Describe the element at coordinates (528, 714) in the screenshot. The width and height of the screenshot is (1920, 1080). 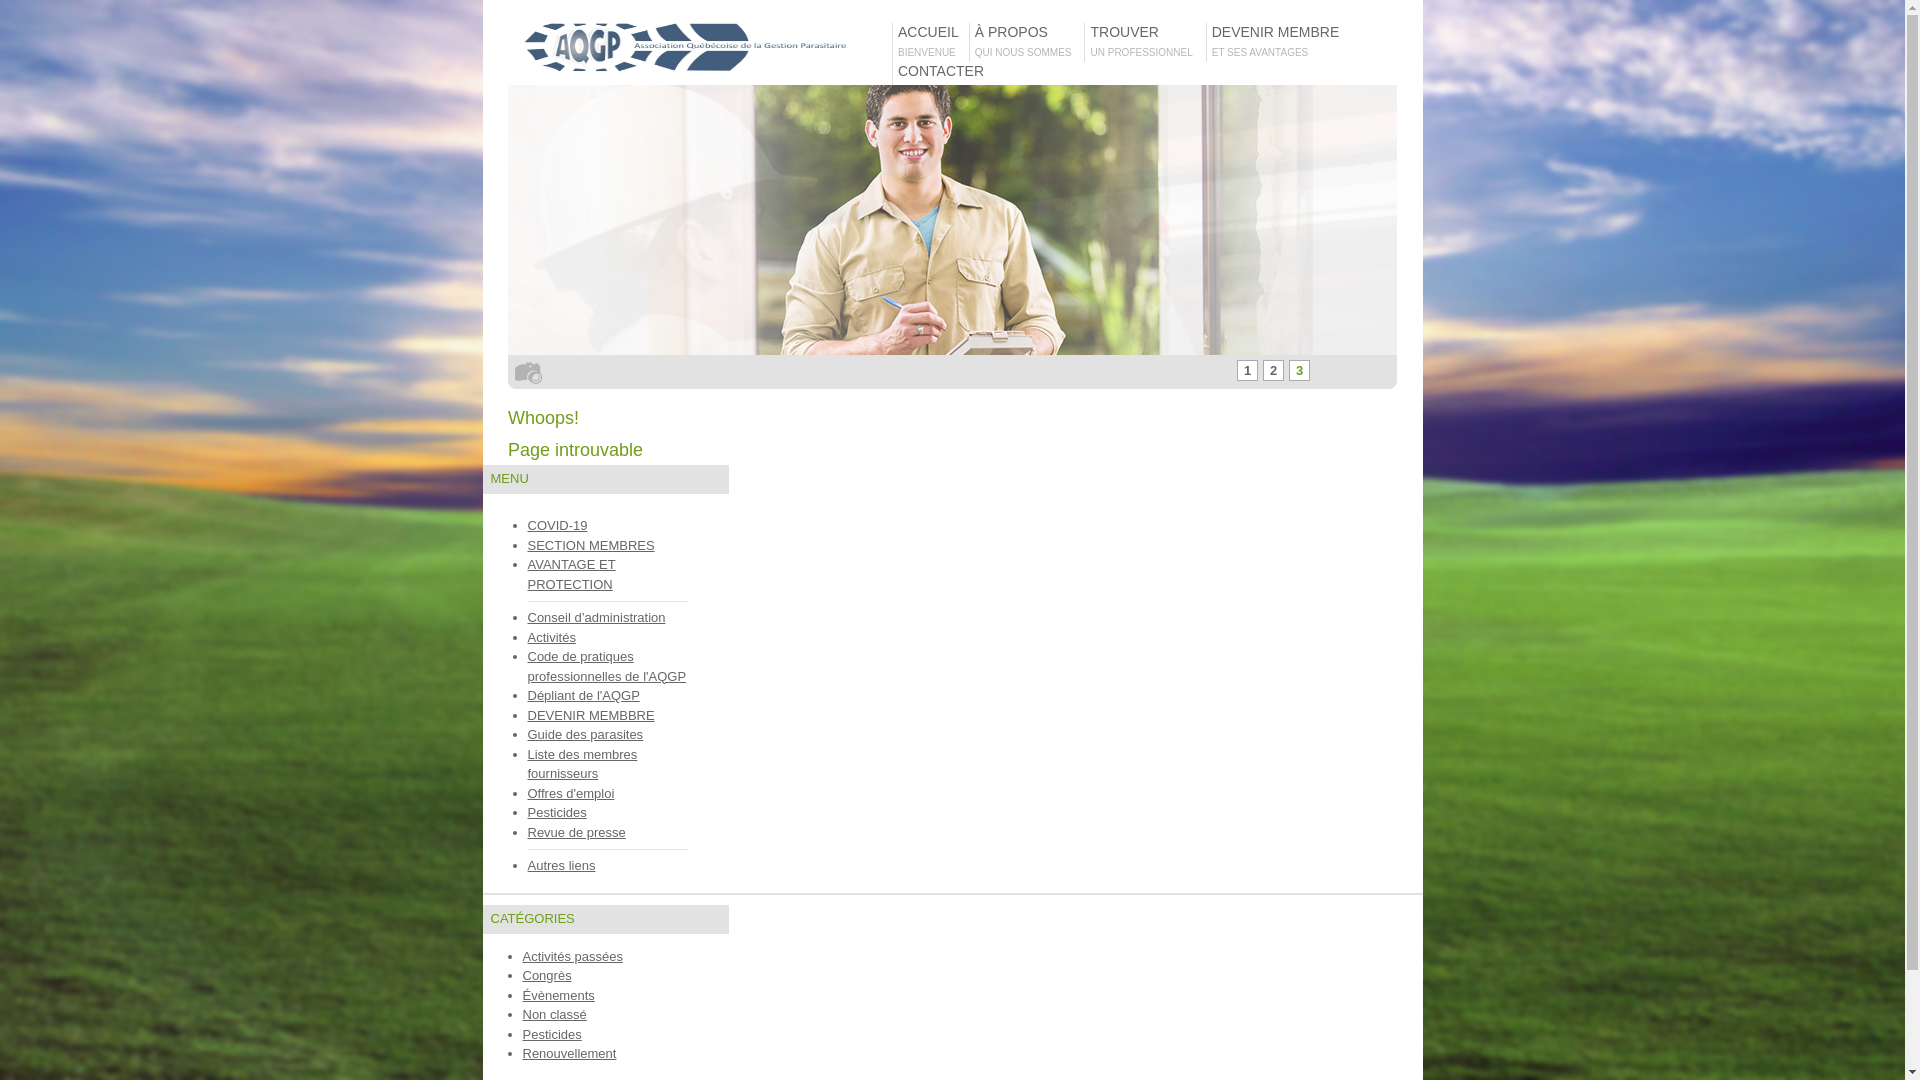
I see `'DEVENIR MEMBBRE'` at that location.